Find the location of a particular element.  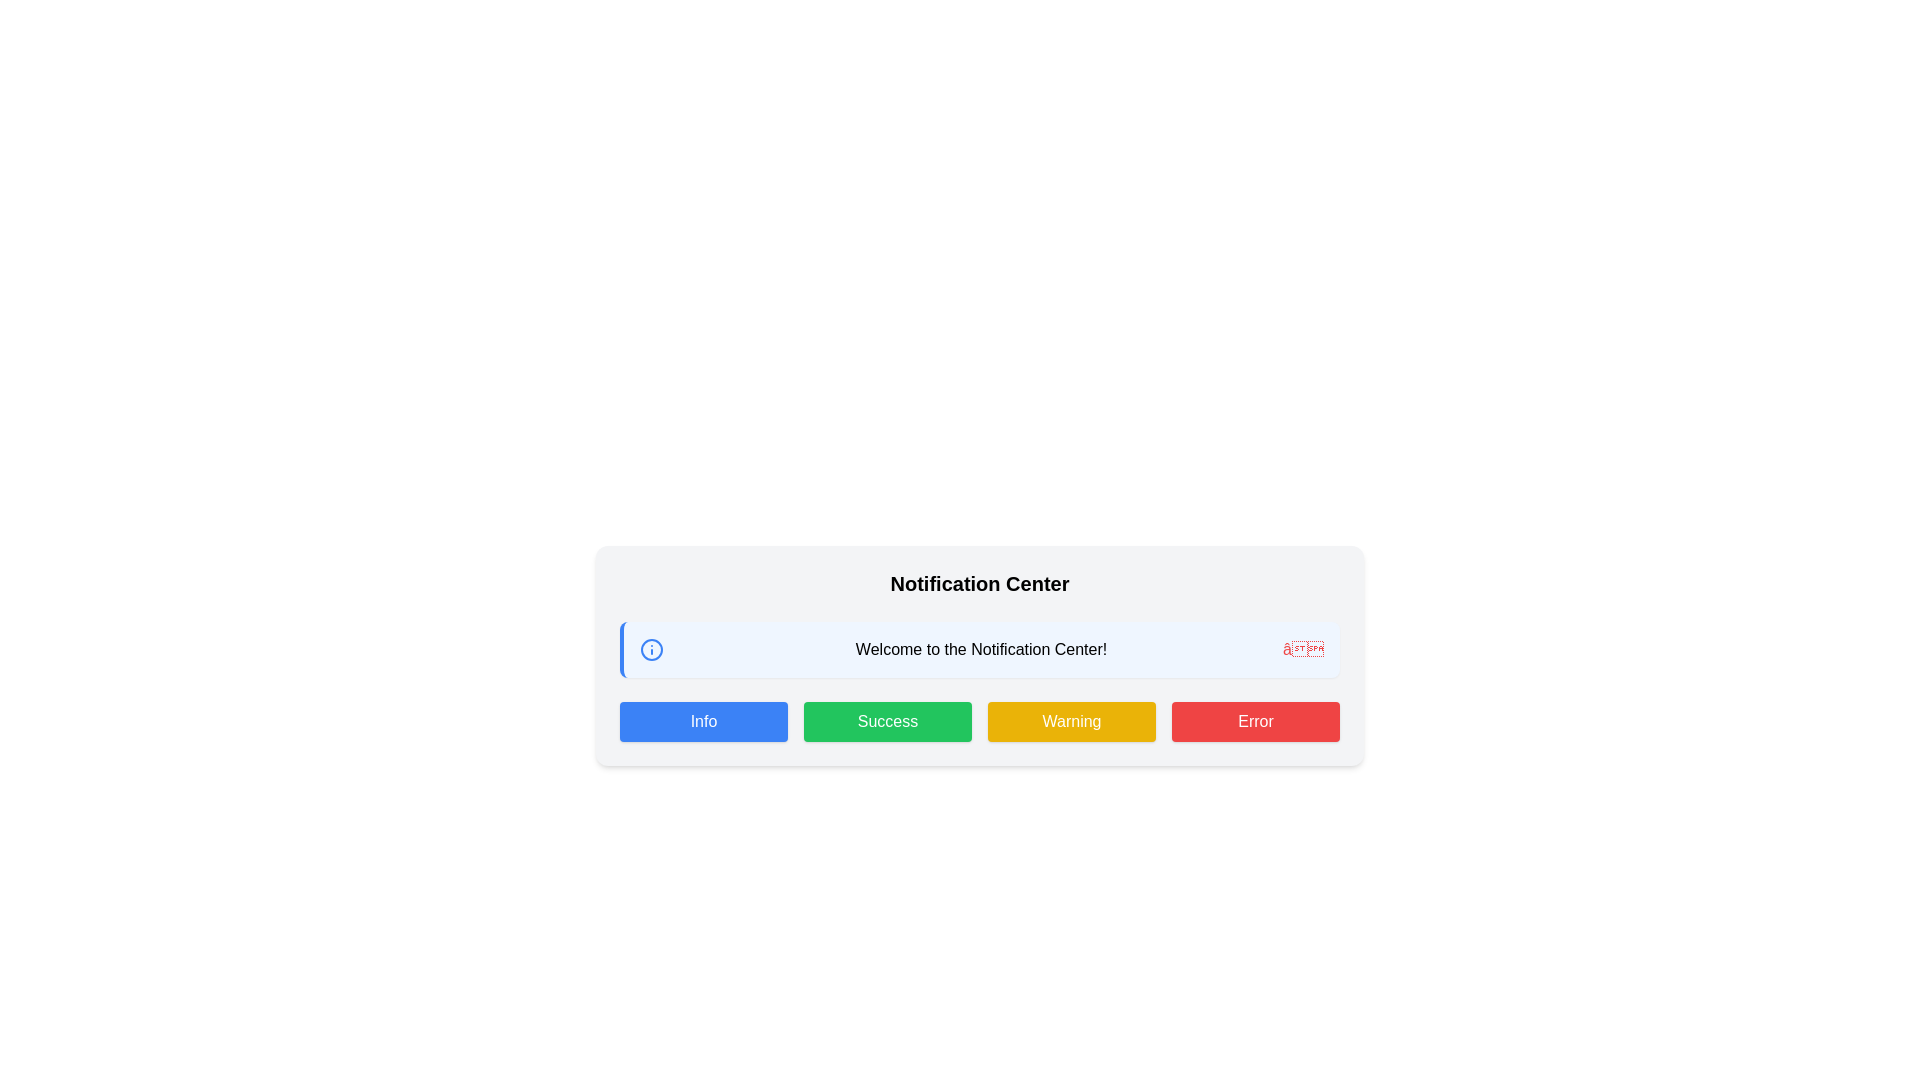

the circular informational icon with a blue border and centered blue dot located next to the 'Welcome to the Notification Center!' text is located at coordinates (652, 650).